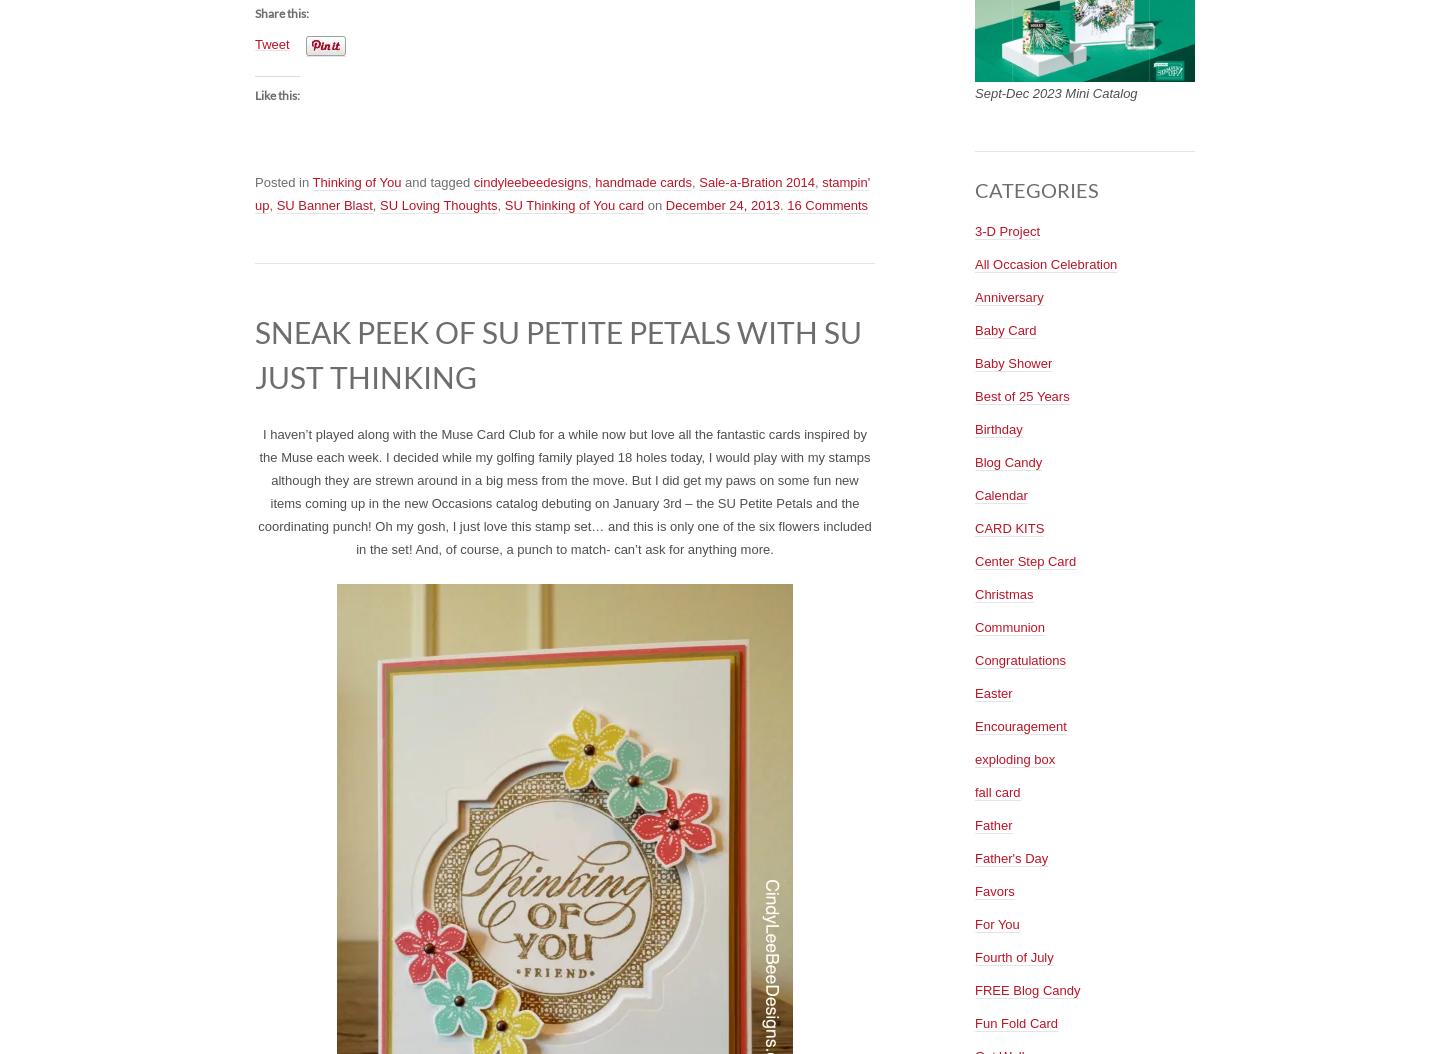 Image resolution: width=1450 pixels, height=1054 pixels. What do you see at coordinates (283, 180) in the screenshot?
I see `'Posted in'` at bounding box center [283, 180].